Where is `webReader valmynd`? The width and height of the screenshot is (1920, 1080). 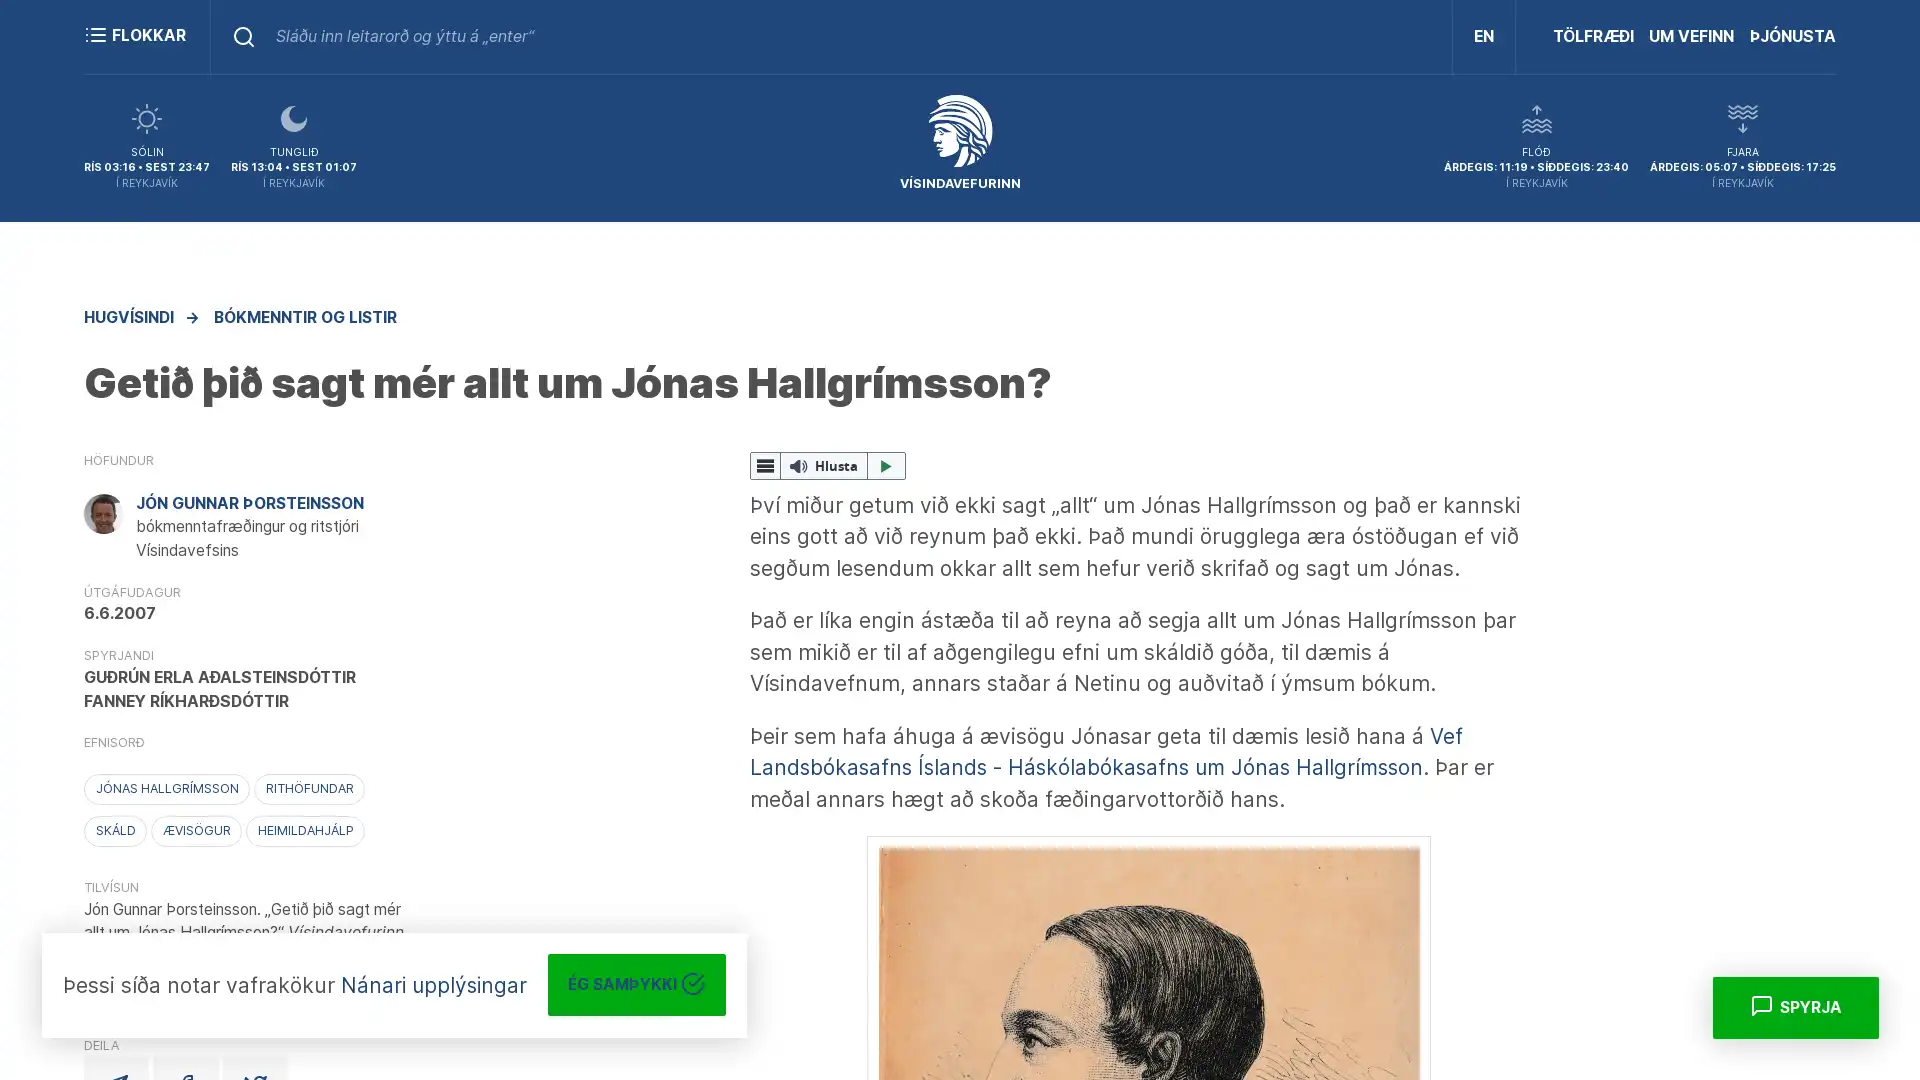
webReader valmynd is located at coordinates (765, 465).